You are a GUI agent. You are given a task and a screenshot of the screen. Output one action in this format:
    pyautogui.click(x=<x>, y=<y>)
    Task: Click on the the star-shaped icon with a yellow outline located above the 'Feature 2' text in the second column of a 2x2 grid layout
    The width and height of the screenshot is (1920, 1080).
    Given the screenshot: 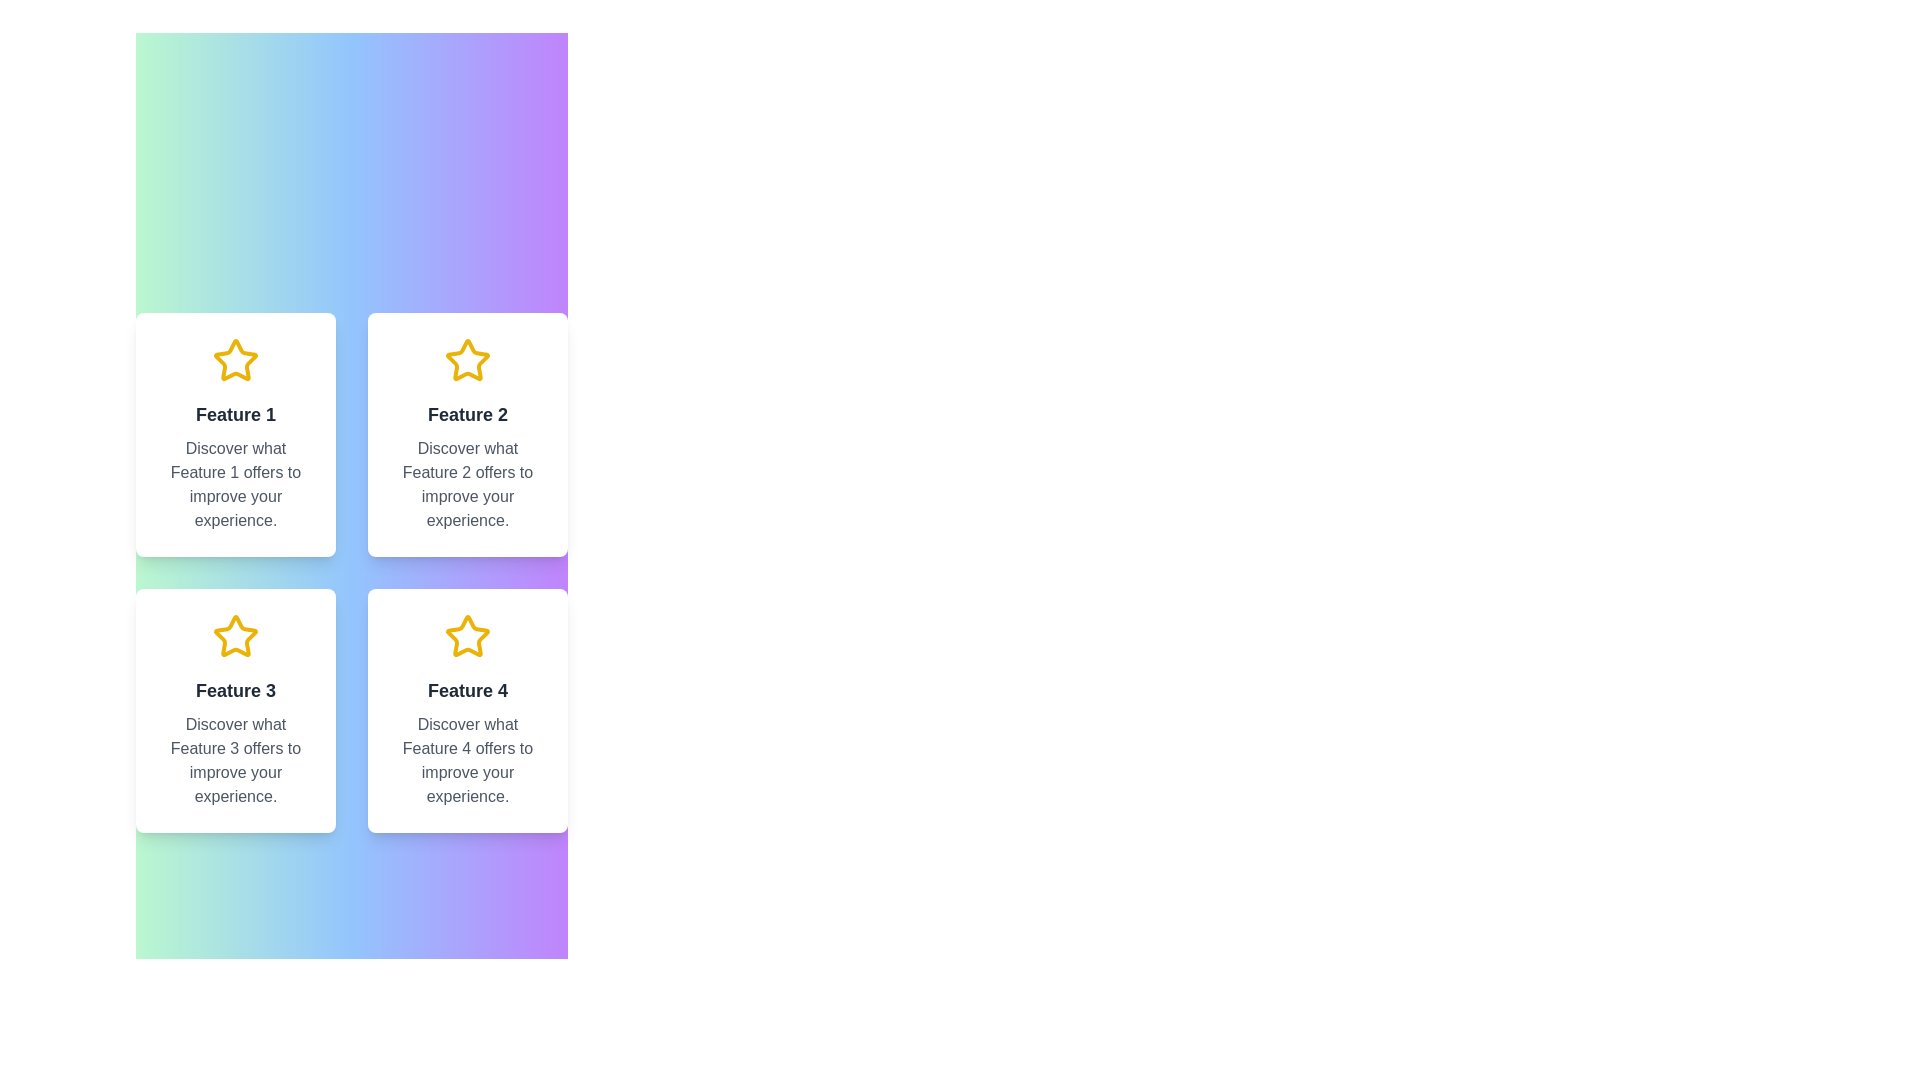 What is the action you would take?
    pyautogui.click(x=466, y=361)
    